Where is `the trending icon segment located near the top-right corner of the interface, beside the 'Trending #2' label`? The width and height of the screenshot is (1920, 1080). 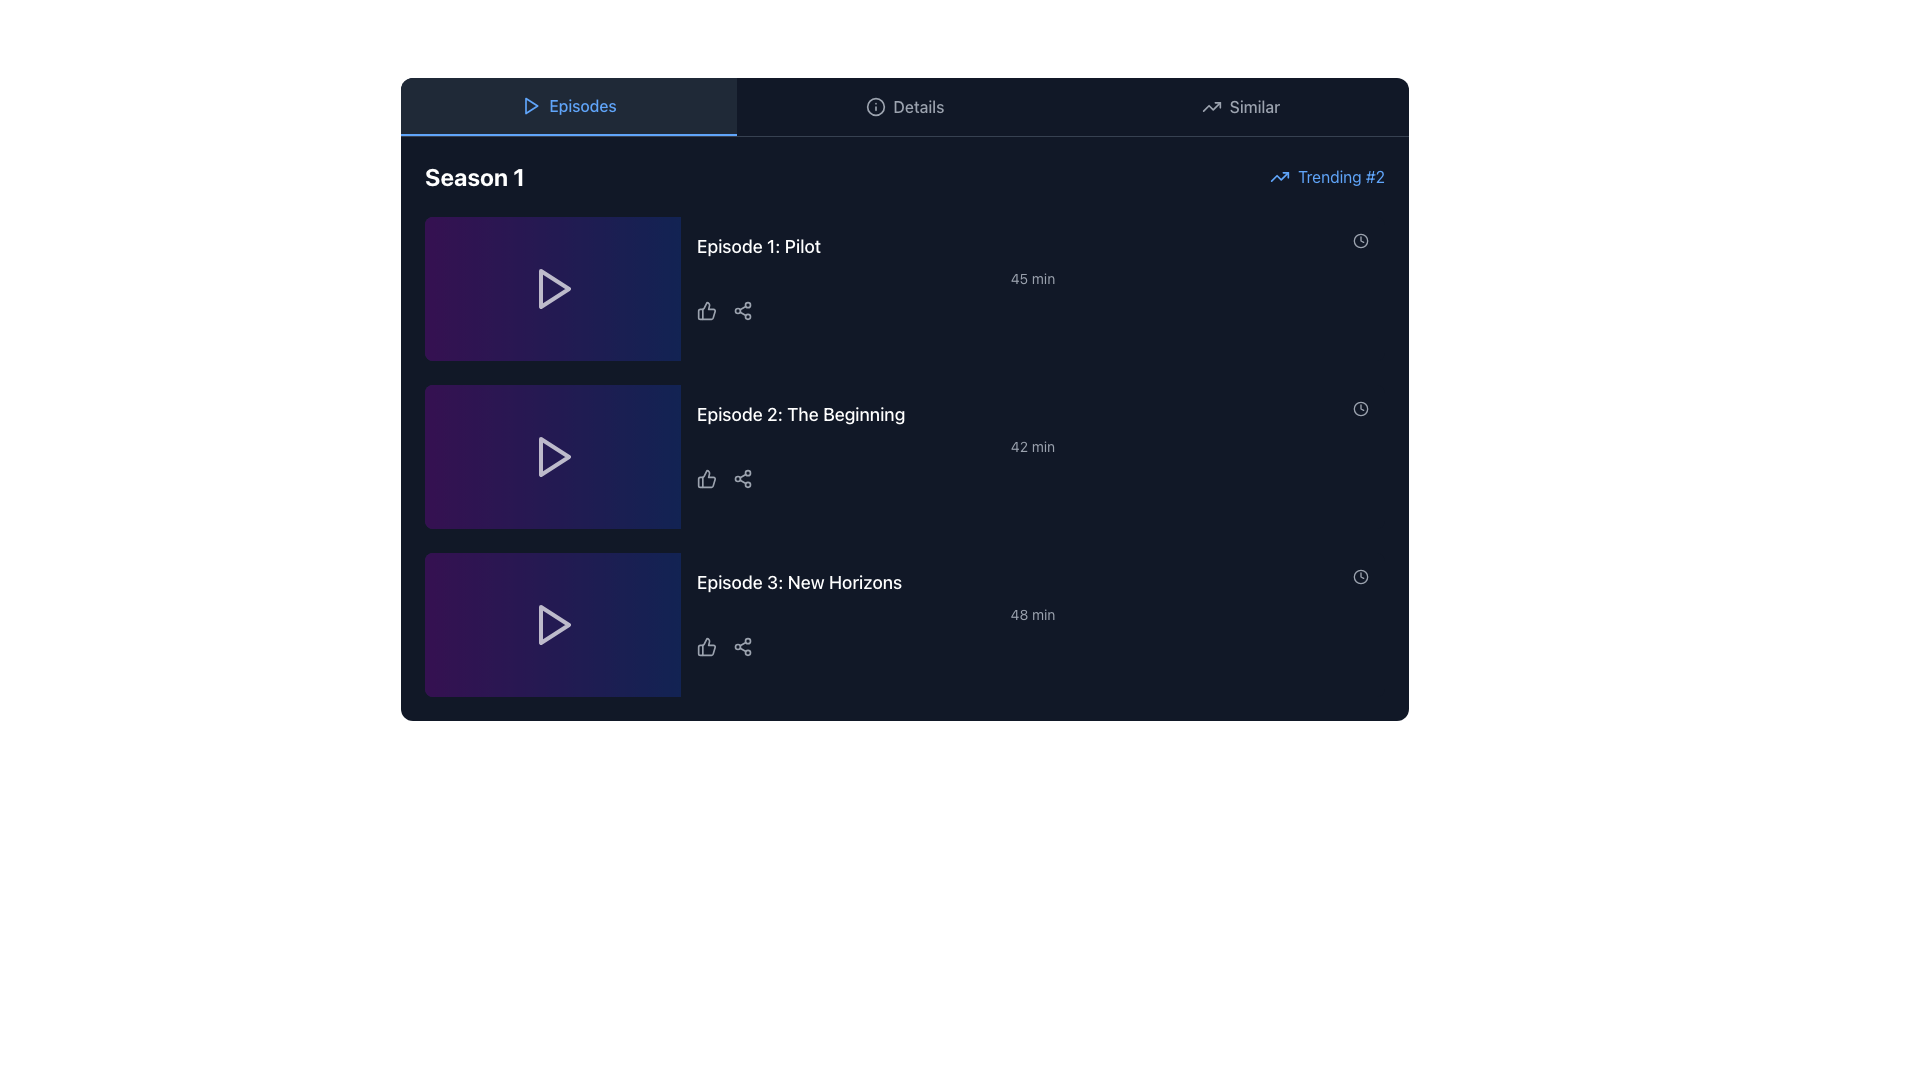 the trending icon segment located near the top-right corner of the interface, beside the 'Trending #2' label is located at coordinates (1210, 107).